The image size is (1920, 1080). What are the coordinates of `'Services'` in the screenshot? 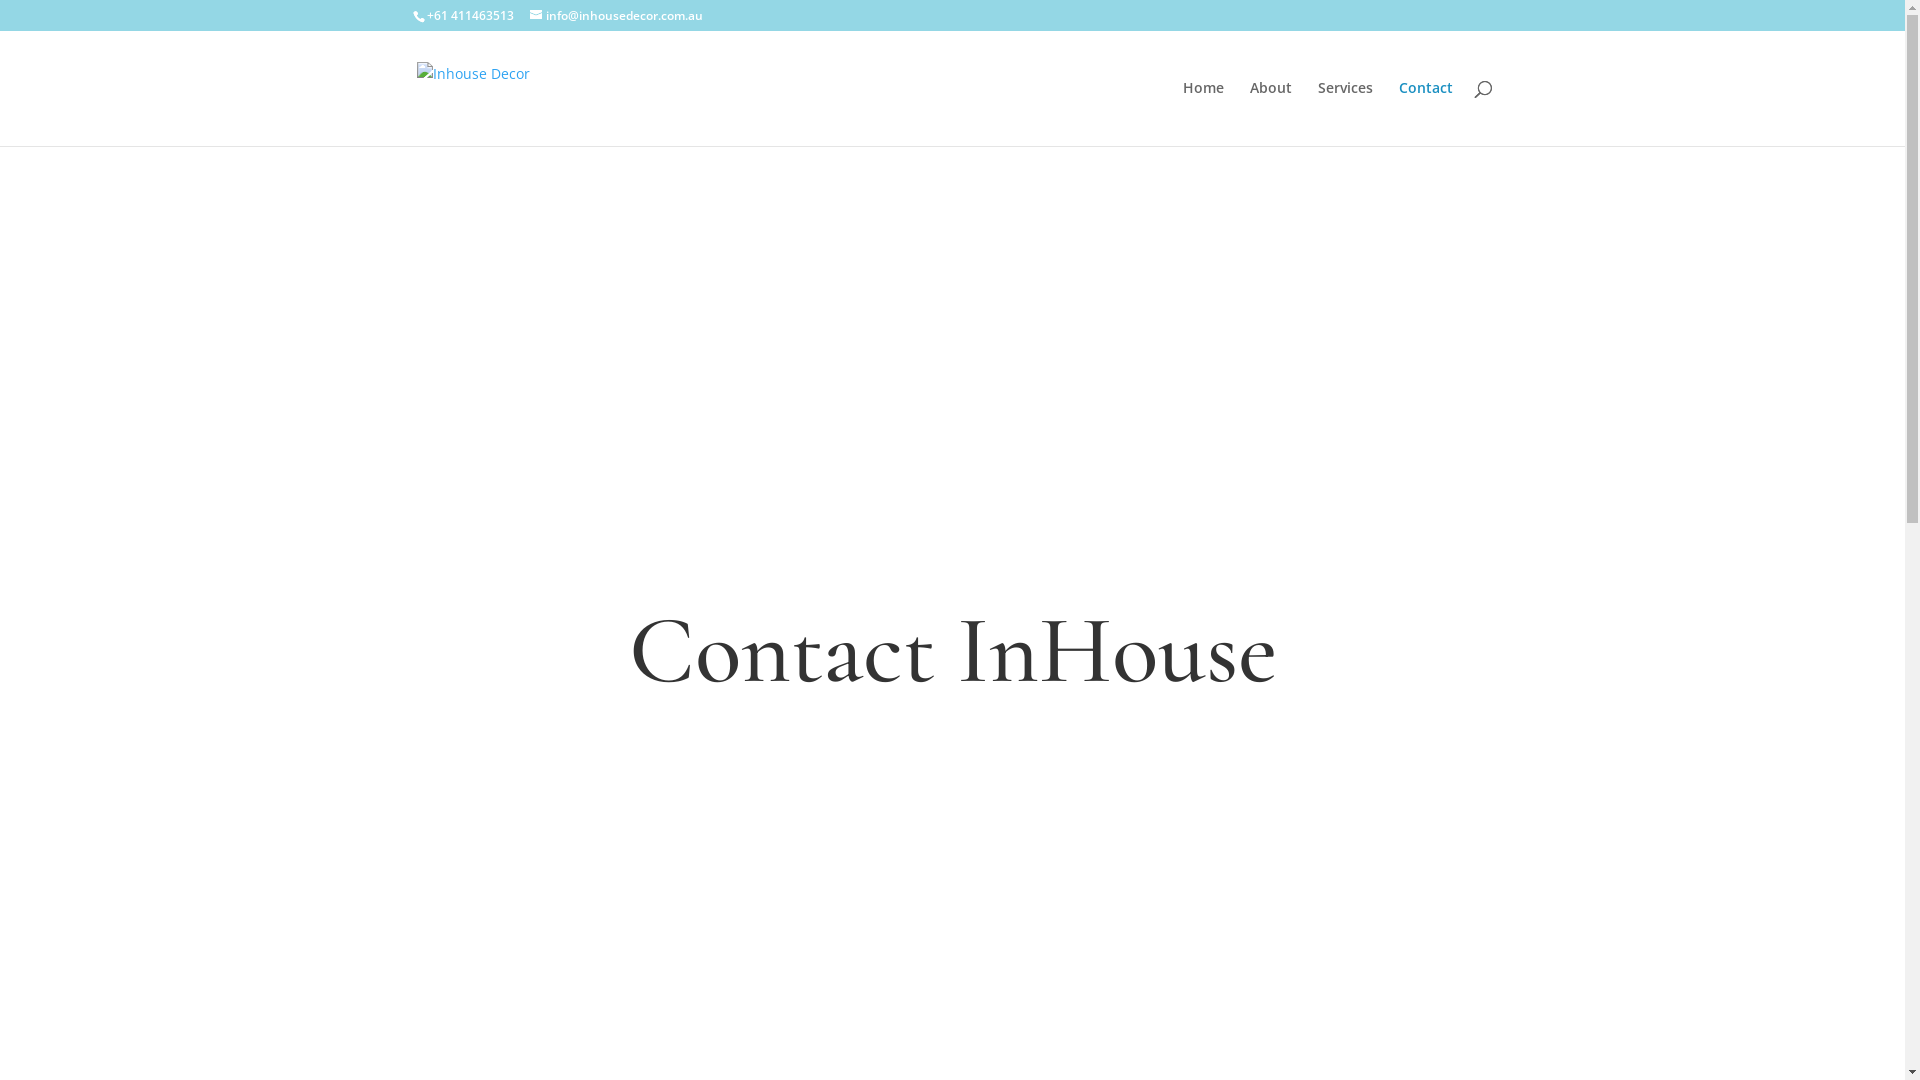 It's located at (1345, 113).